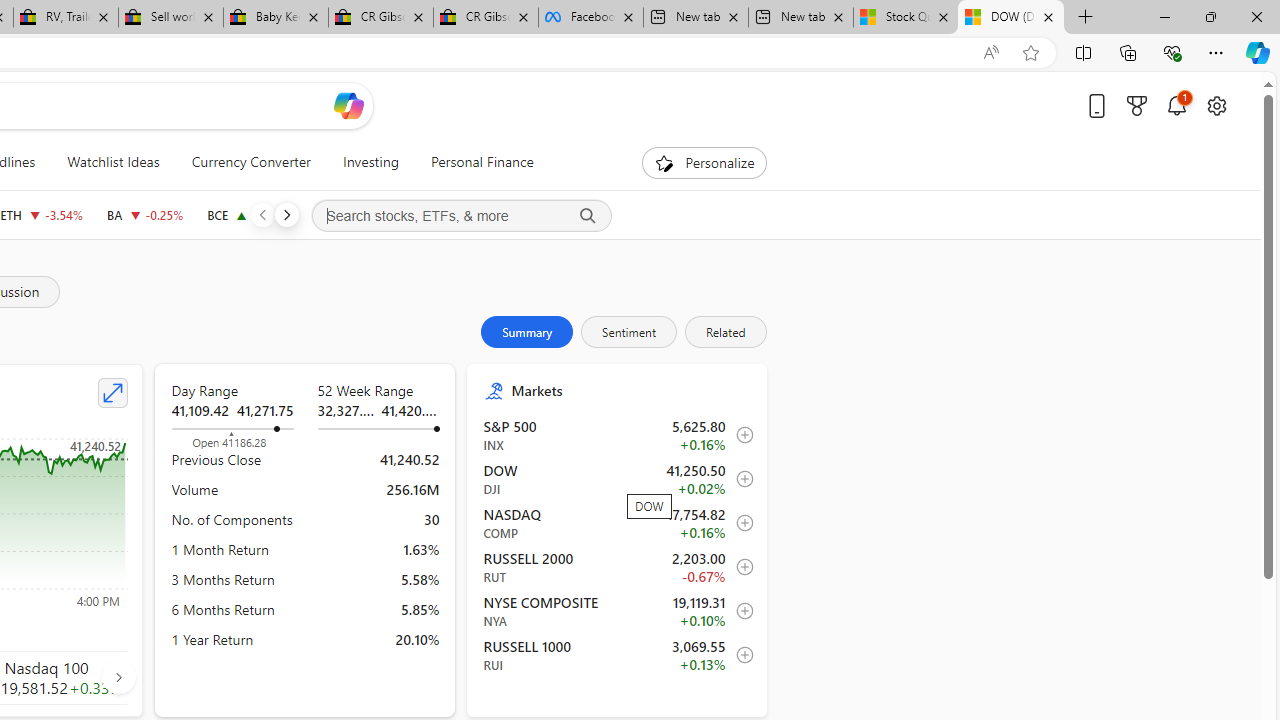 This screenshot has height=720, width=1280. Describe the element at coordinates (616, 522) in the screenshot. I see `'COMP NASDAQ increase 17,754.82 +29.06 +0.16% itemundefined'` at that location.